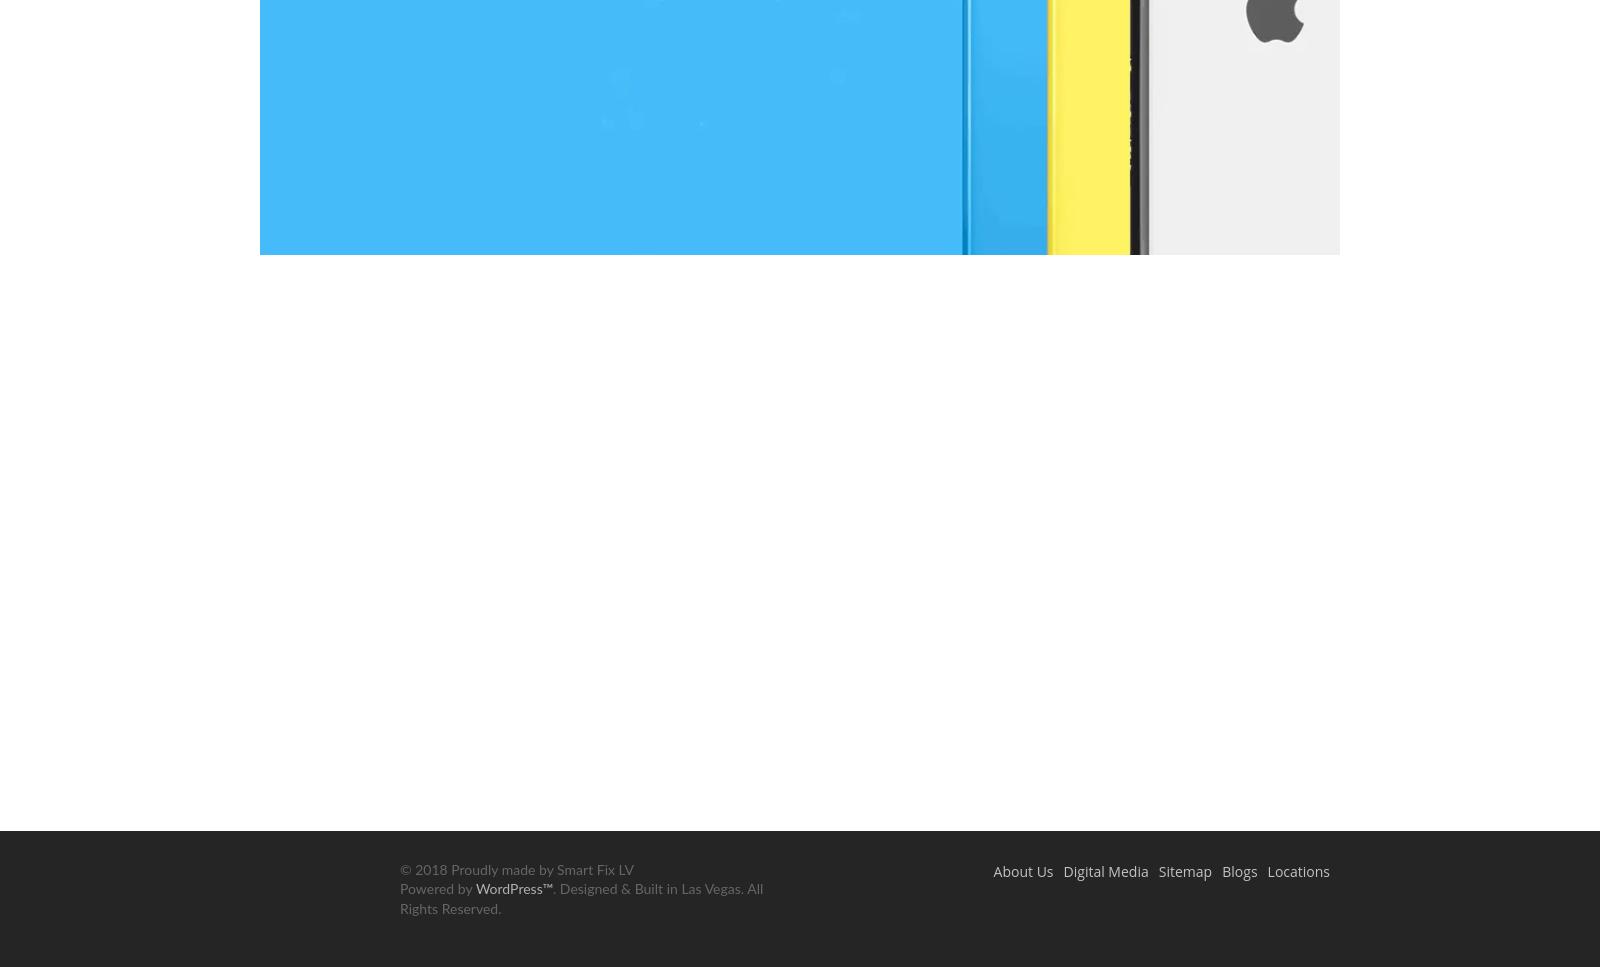 The height and width of the screenshot is (967, 1600). Describe the element at coordinates (515, 869) in the screenshot. I see `'© 2018 Proudly made by Smart Fix LV'` at that location.